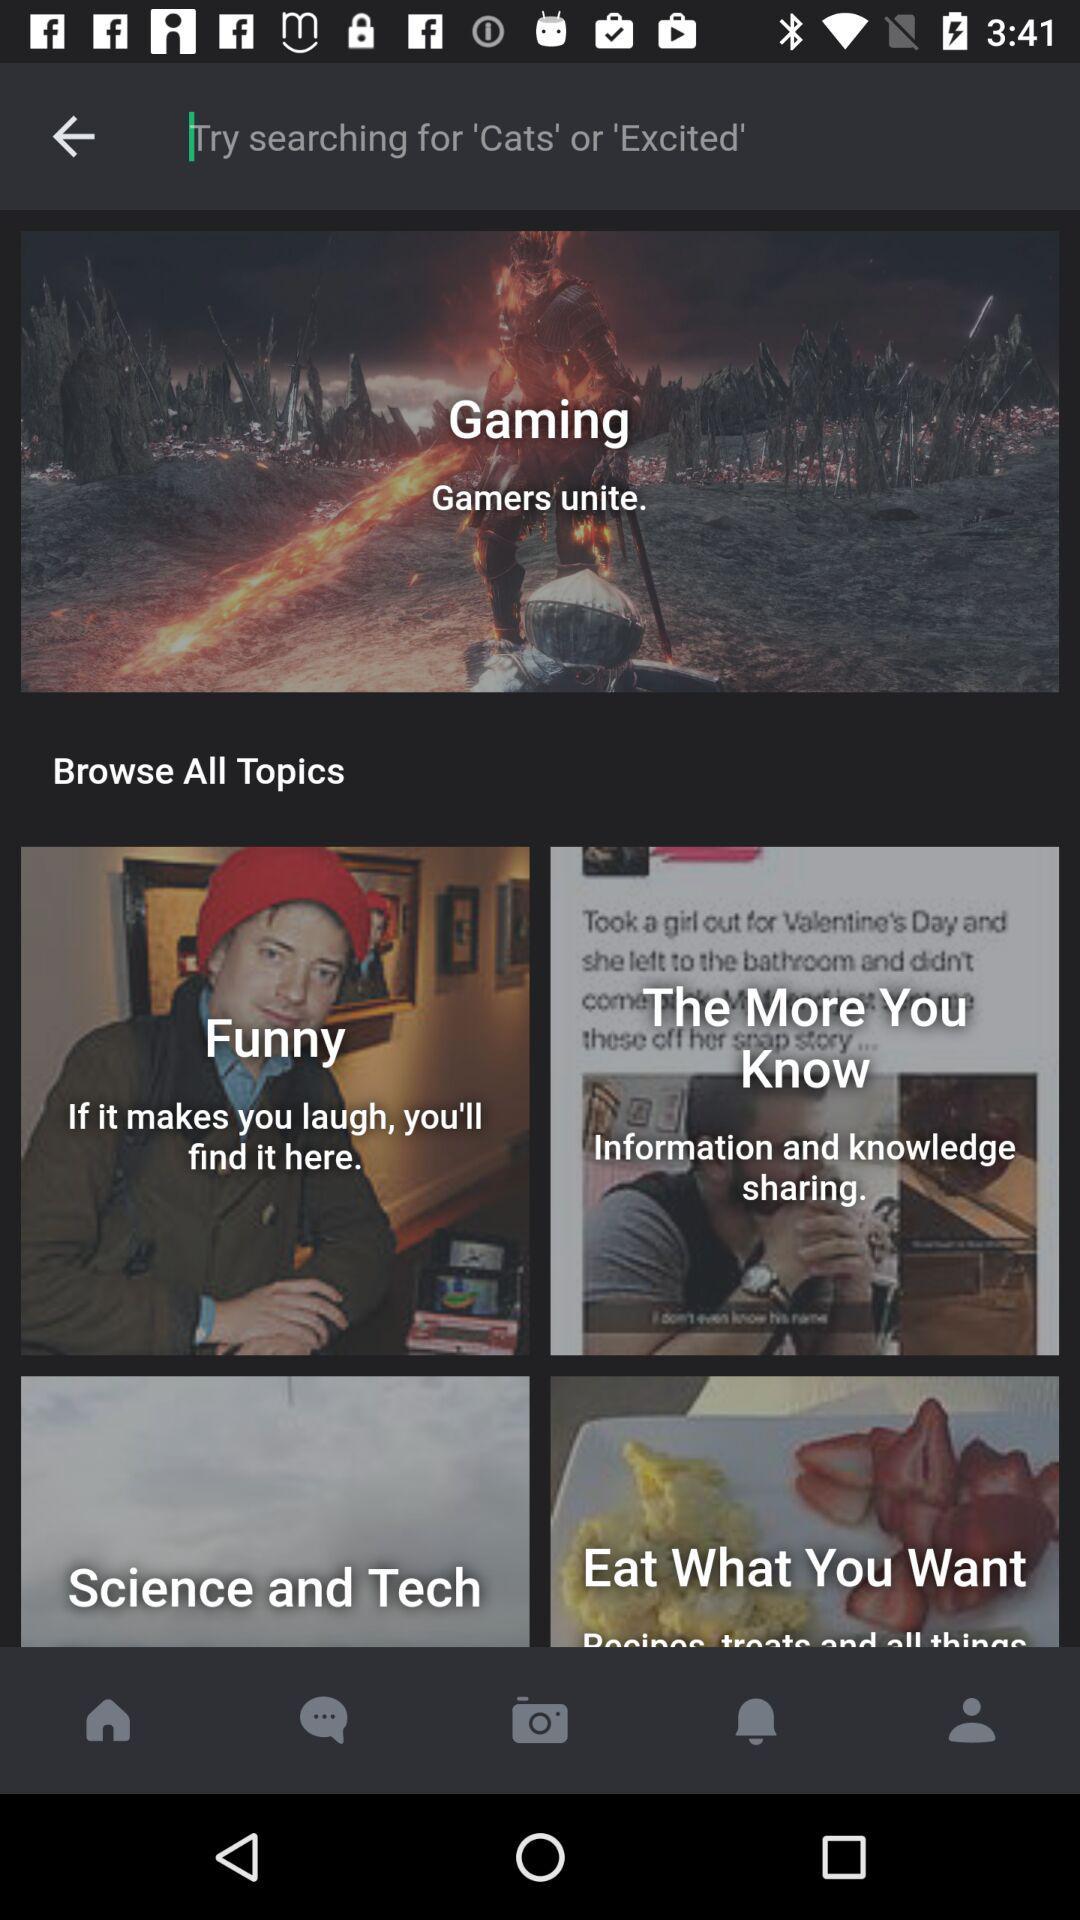 This screenshot has width=1080, height=1920. Describe the element at coordinates (72, 135) in the screenshot. I see `back to previous screen` at that location.